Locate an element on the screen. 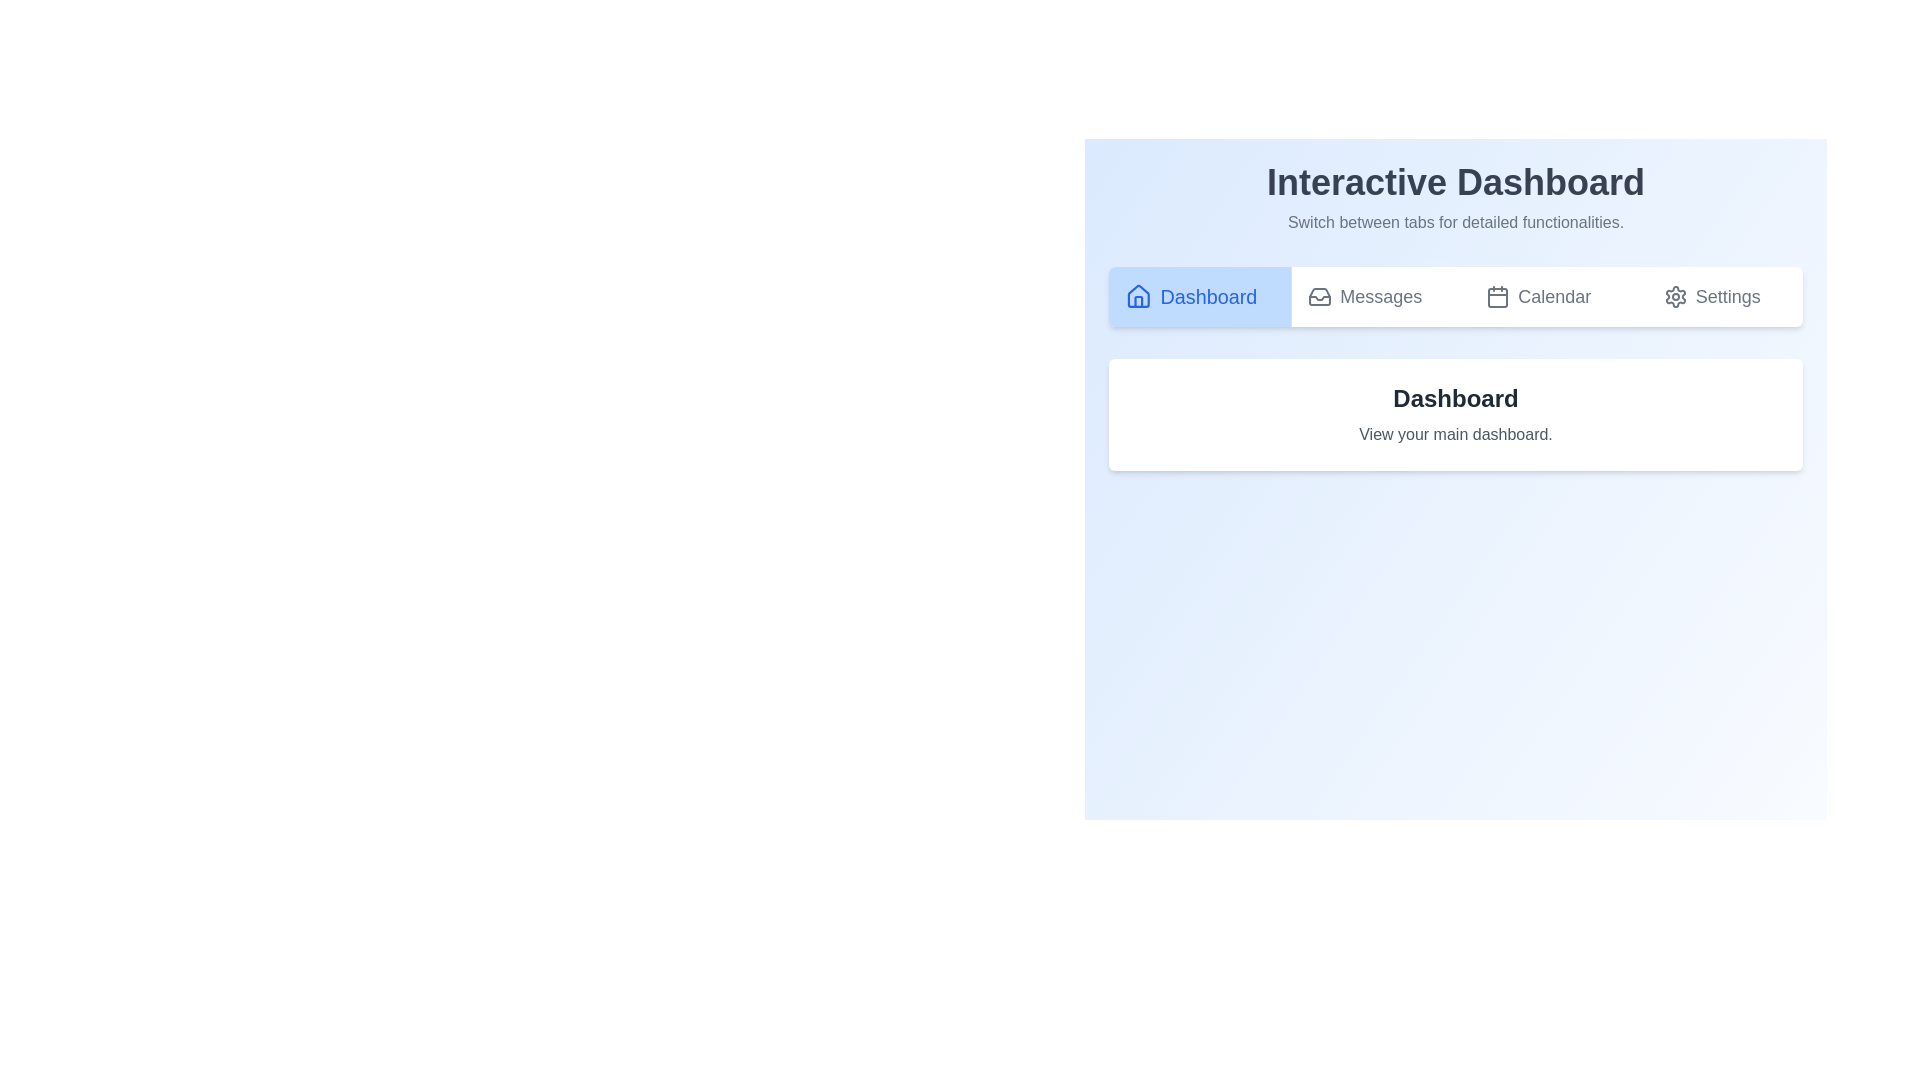  the 'Calendar' tab, which is the third tab in the navigation bar, to observe the hover style change is located at coordinates (1541, 297).